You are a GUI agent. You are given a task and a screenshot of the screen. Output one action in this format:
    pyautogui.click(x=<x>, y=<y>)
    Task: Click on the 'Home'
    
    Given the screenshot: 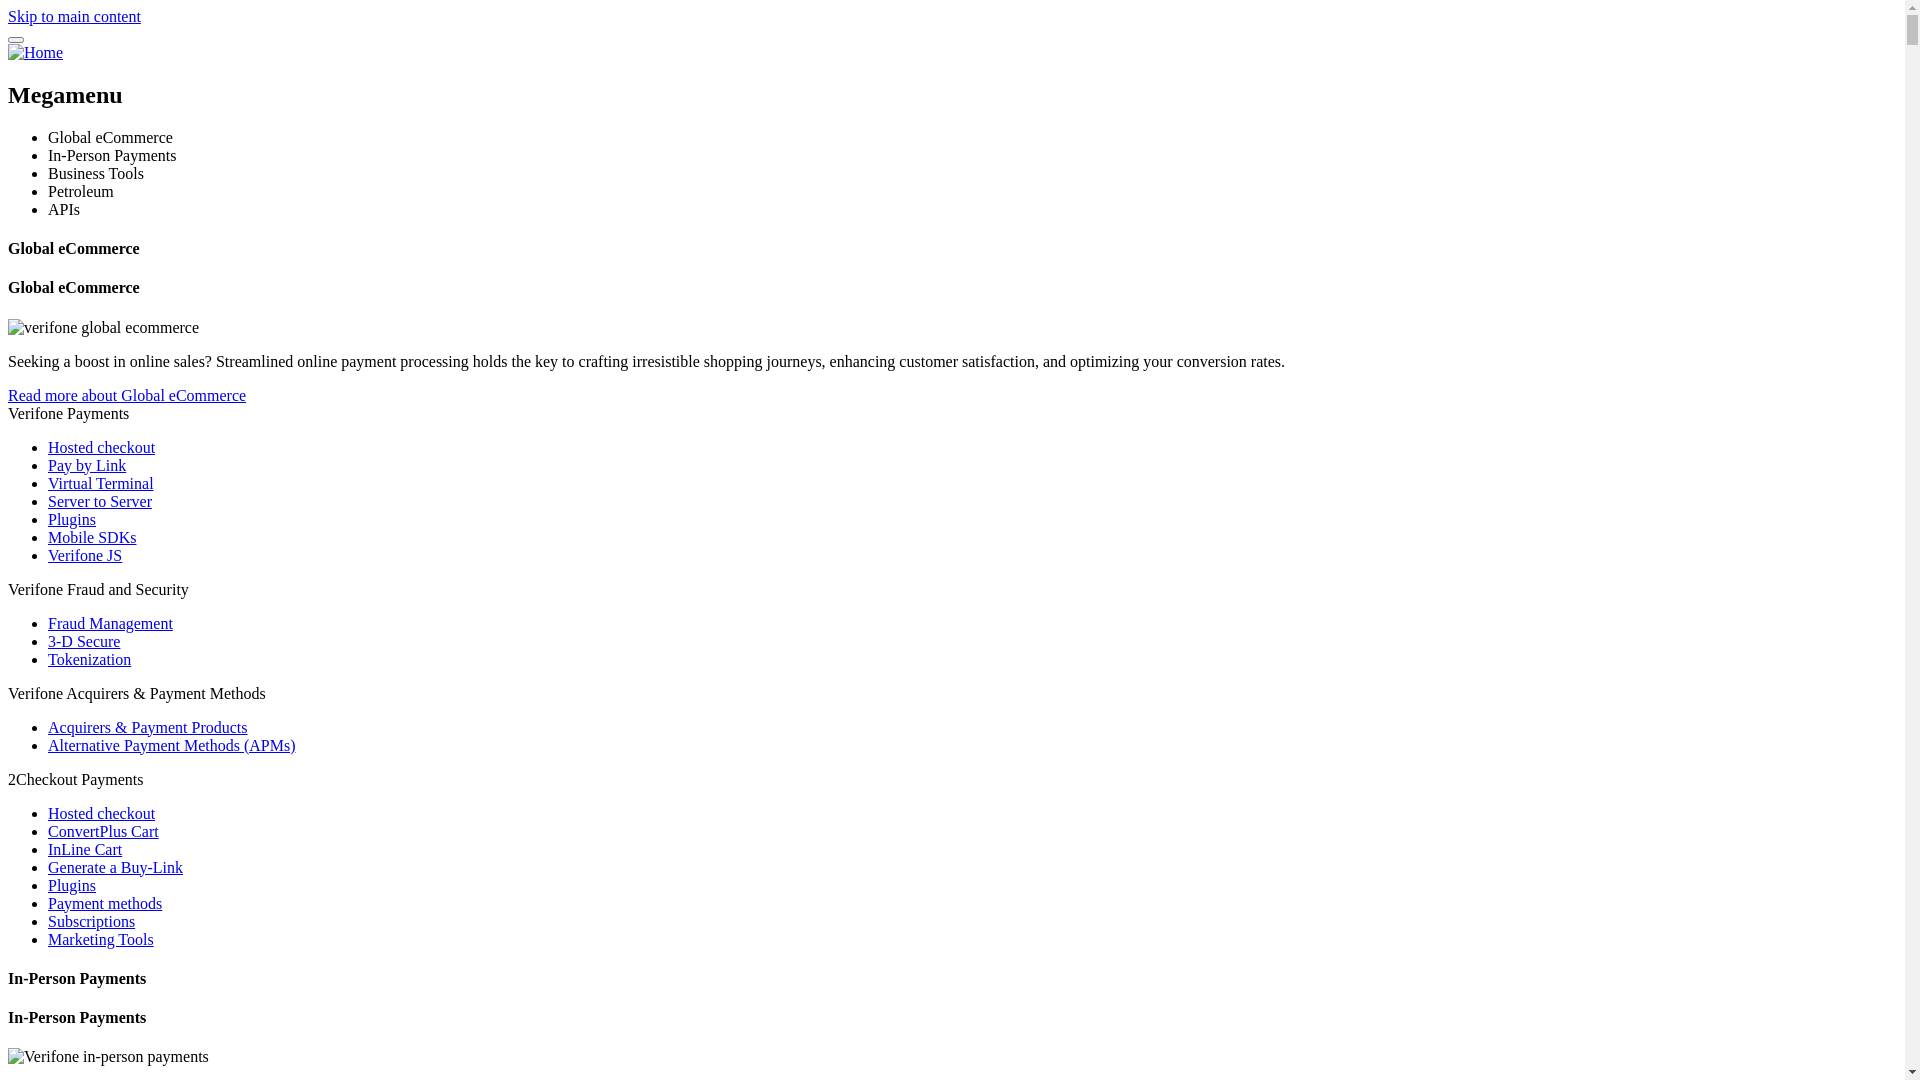 What is the action you would take?
    pyautogui.click(x=35, y=51)
    